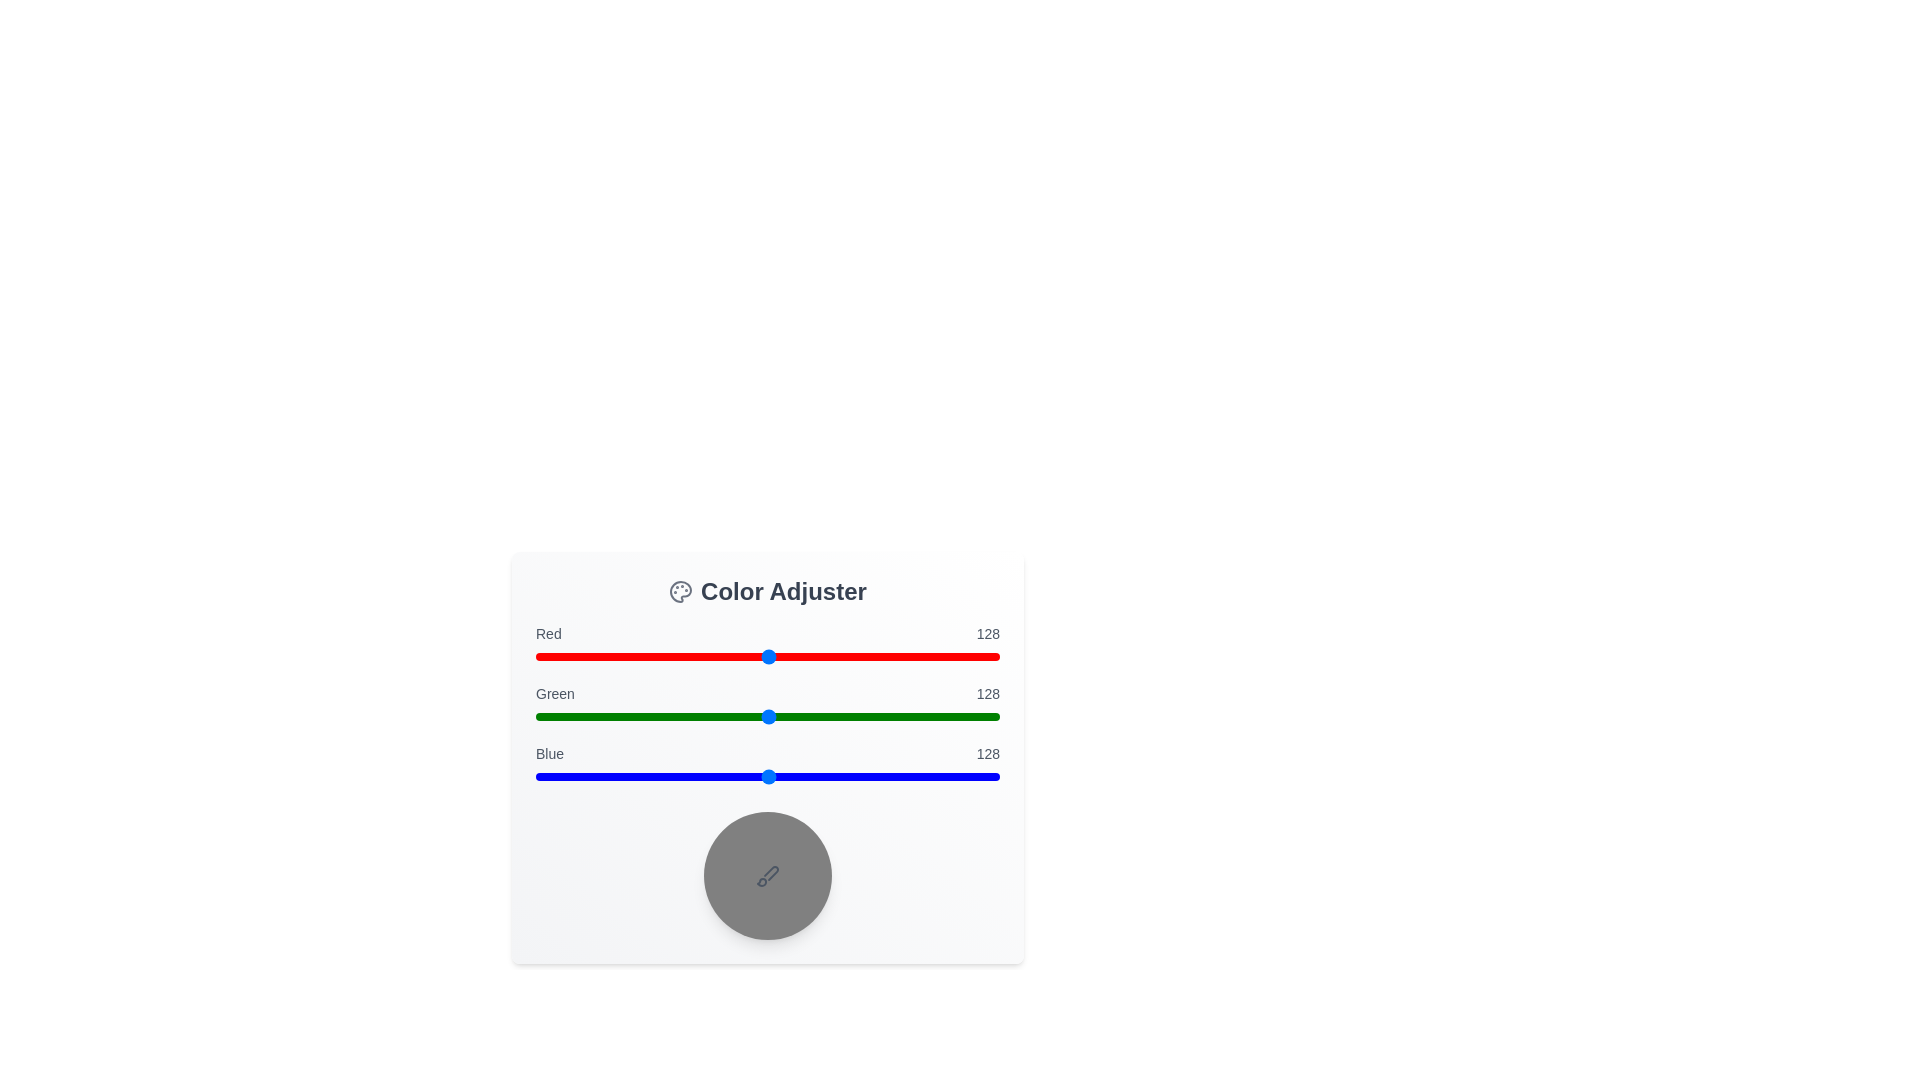  I want to click on the red slider to the value 228, so click(949, 656).